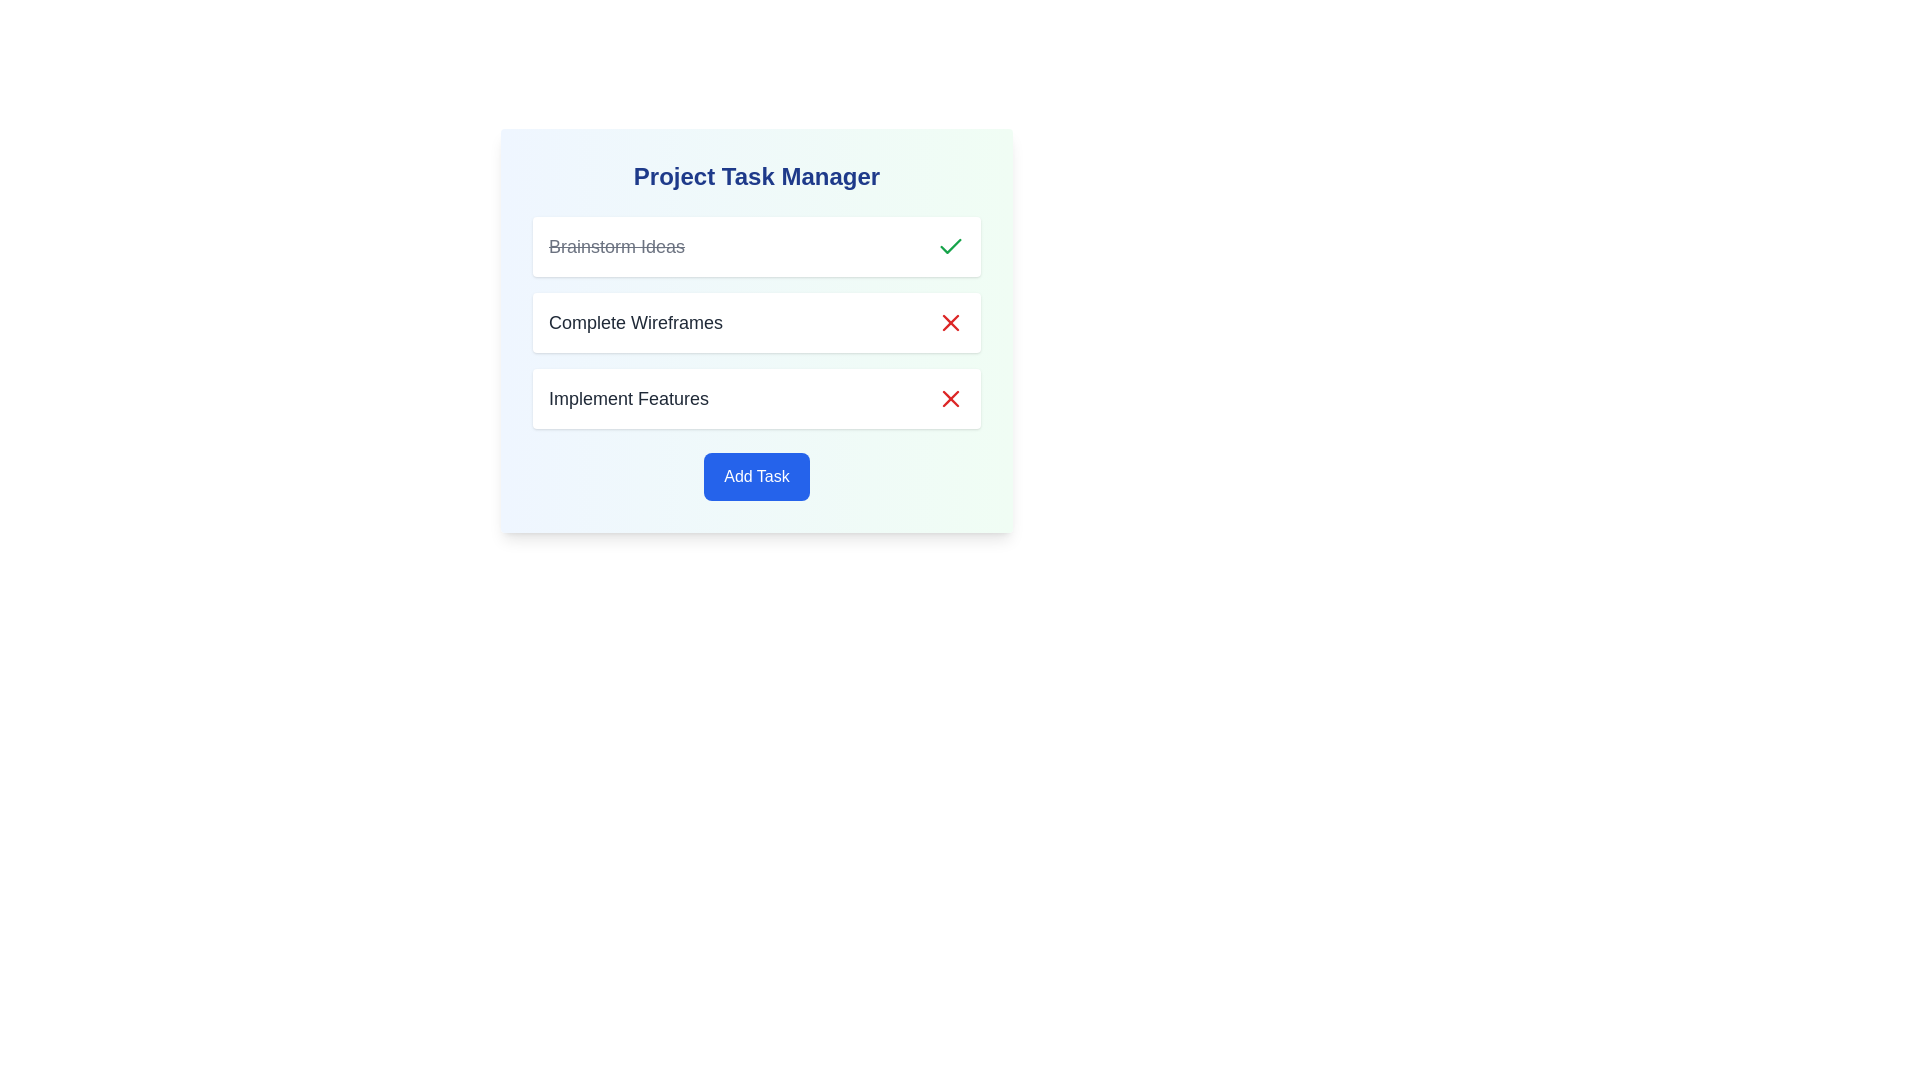  Describe the element at coordinates (616, 245) in the screenshot. I see `the text label displaying 'Brainstorm Ideas', which indicates that the task is completed with a strikethrough, located in the first task of a vertical list` at that location.